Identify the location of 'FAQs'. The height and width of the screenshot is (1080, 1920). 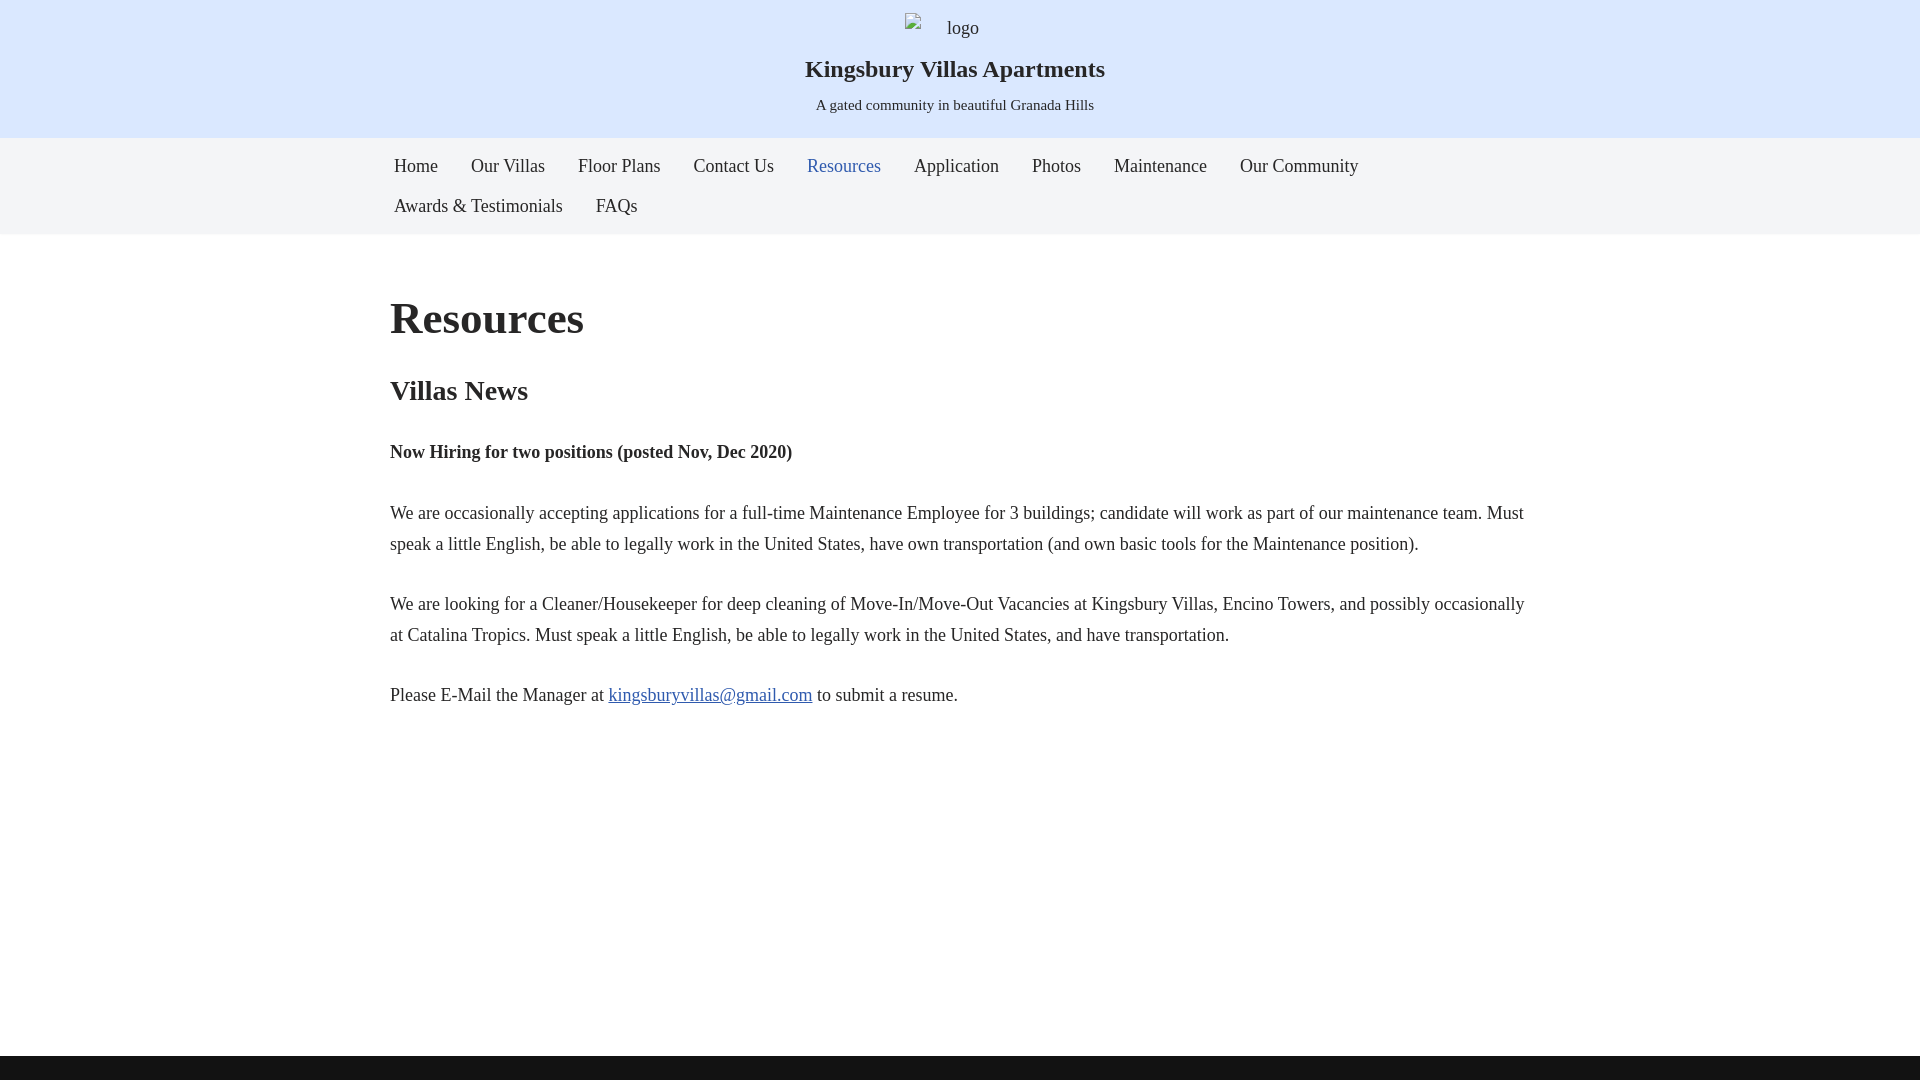
(594, 205).